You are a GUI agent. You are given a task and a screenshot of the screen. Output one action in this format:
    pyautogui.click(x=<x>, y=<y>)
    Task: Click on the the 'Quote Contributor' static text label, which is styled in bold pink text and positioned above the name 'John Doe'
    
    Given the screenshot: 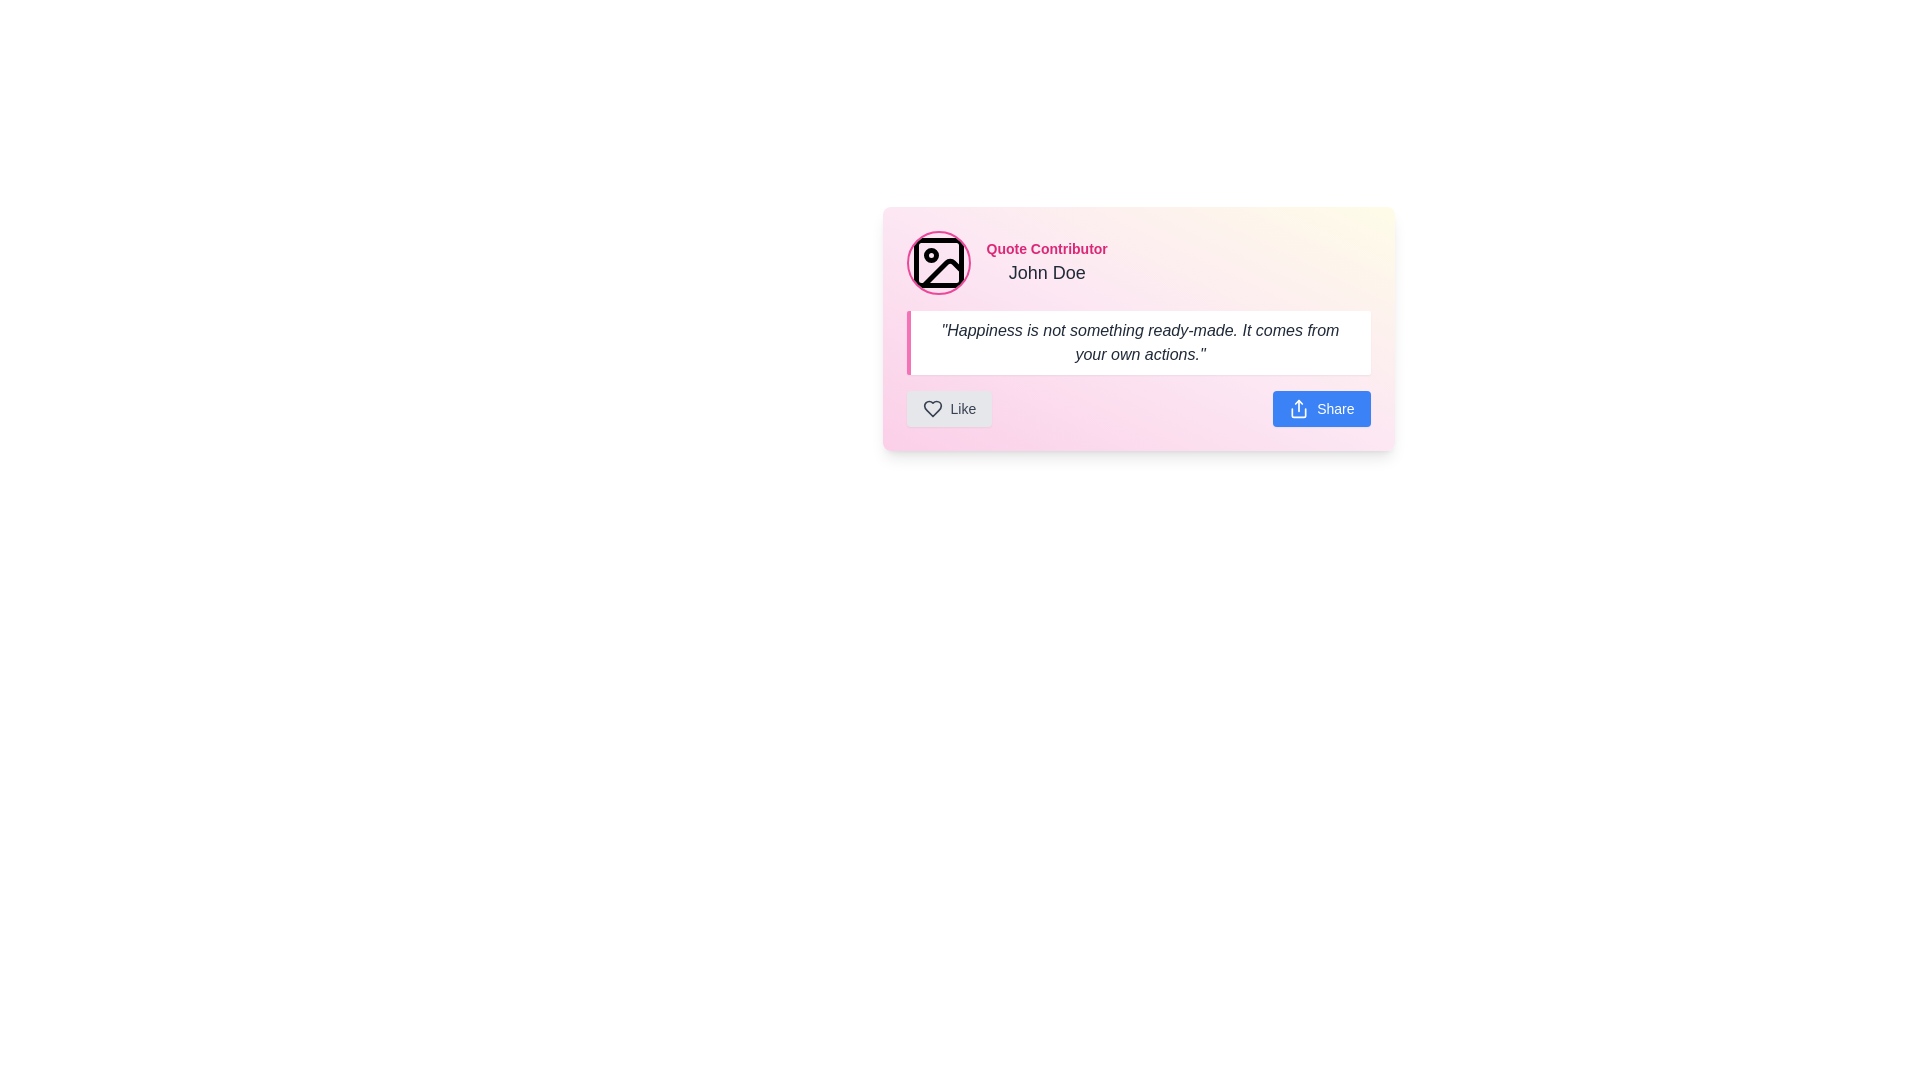 What is the action you would take?
    pyautogui.click(x=1046, y=248)
    